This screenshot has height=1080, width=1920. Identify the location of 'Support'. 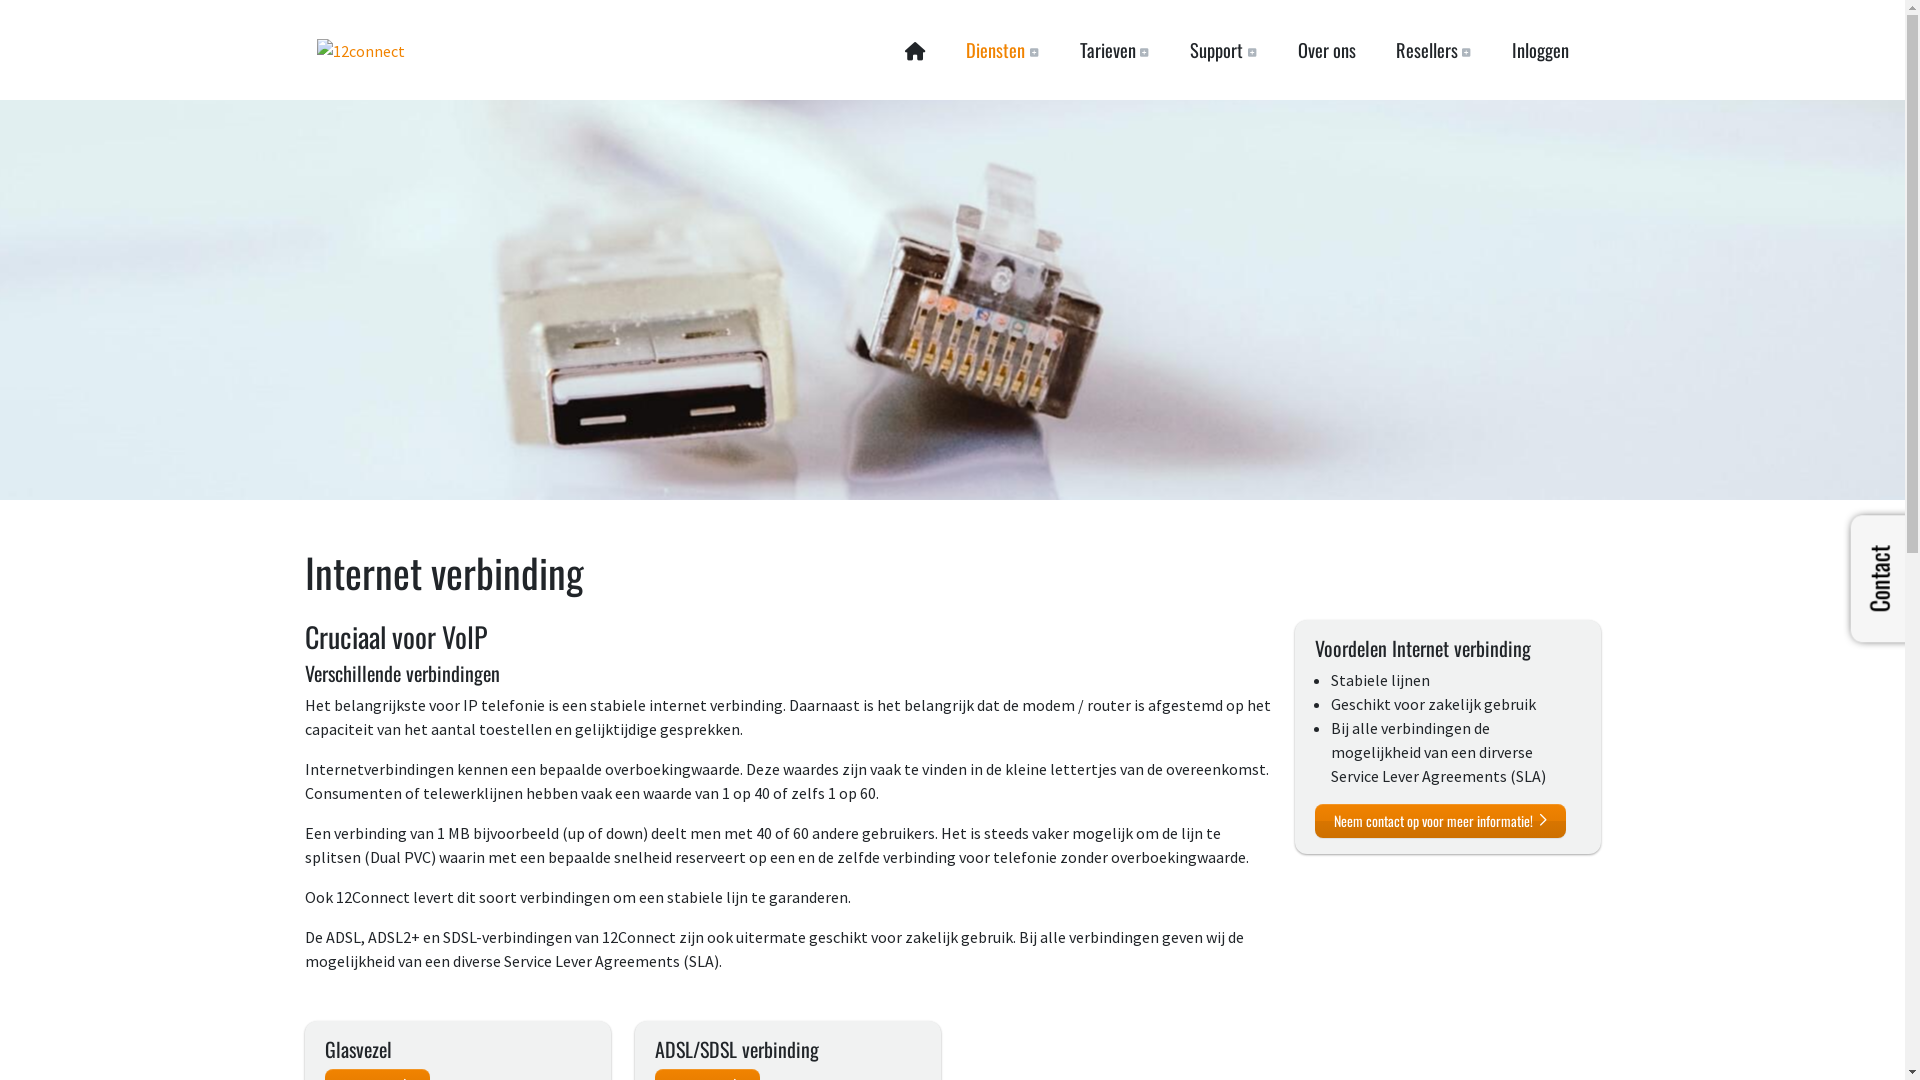
(1222, 49).